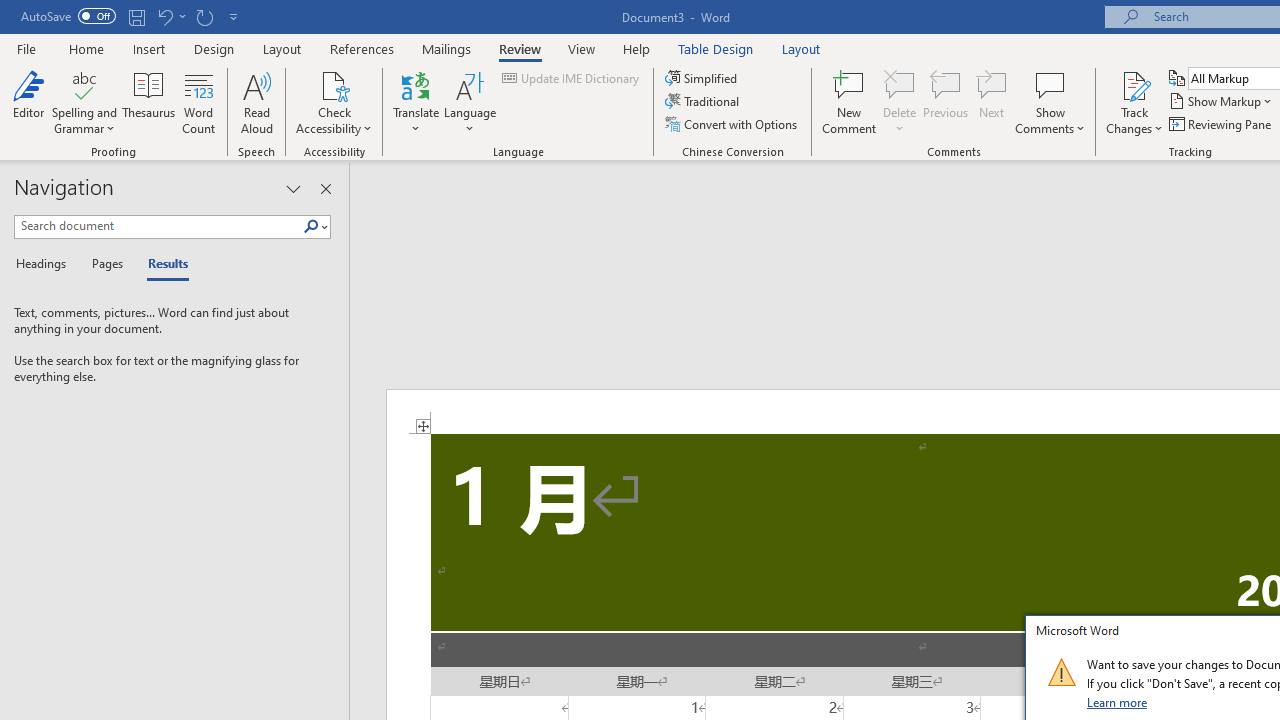 This screenshot has width=1280, height=720. I want to click on 'Editor', so click(28, 103).